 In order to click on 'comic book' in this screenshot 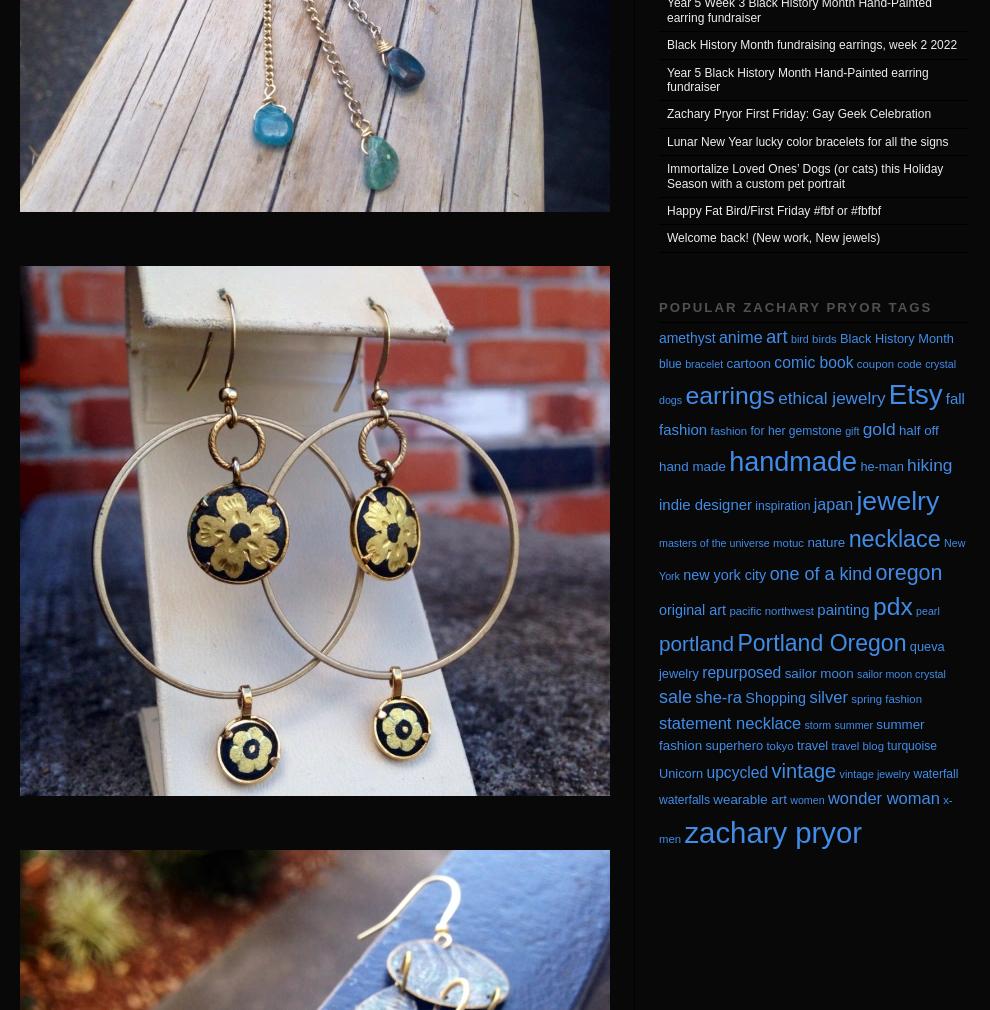, I will do `click(812, 361)`.